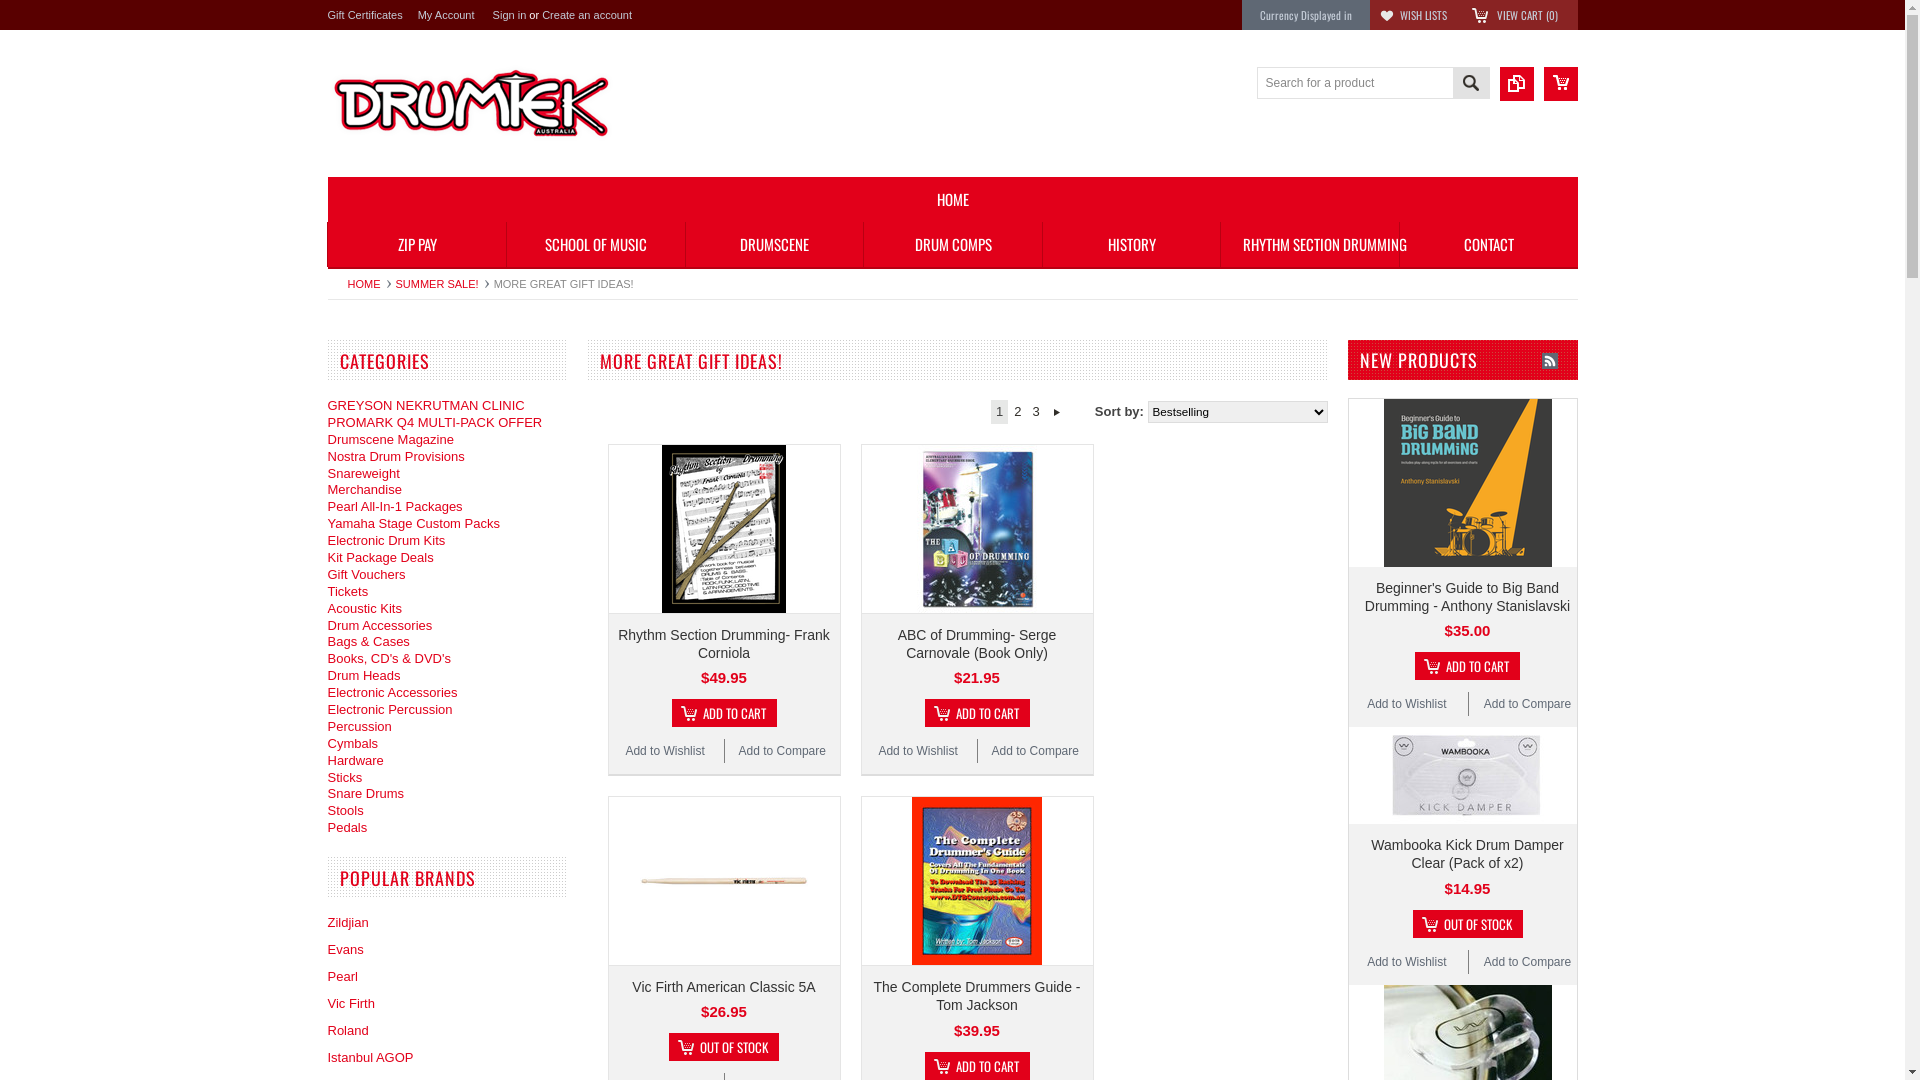 The width and height of the screenshot is (1920, 1080). What do you see at coordinates (345, 948) in the screenshot?
I see `'Evans'` at bounding box center [345, 948].